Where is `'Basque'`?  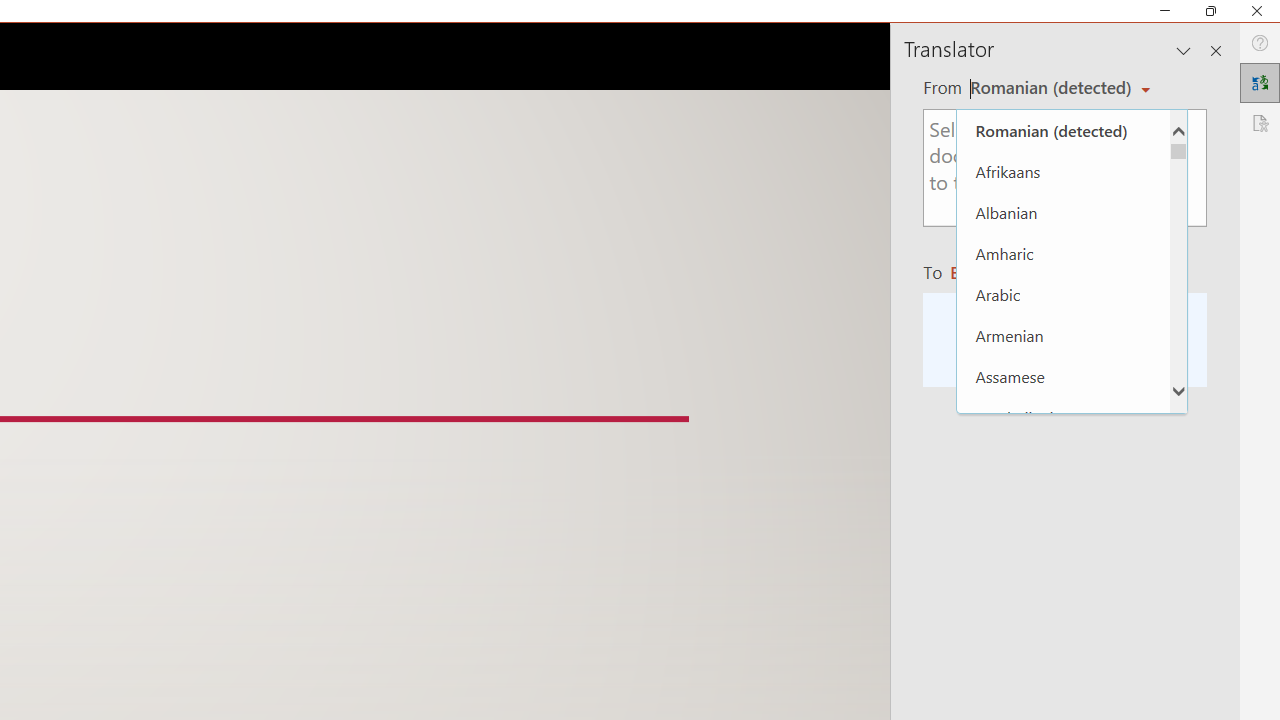 'Basque' is located at coordinates (1062, 540).